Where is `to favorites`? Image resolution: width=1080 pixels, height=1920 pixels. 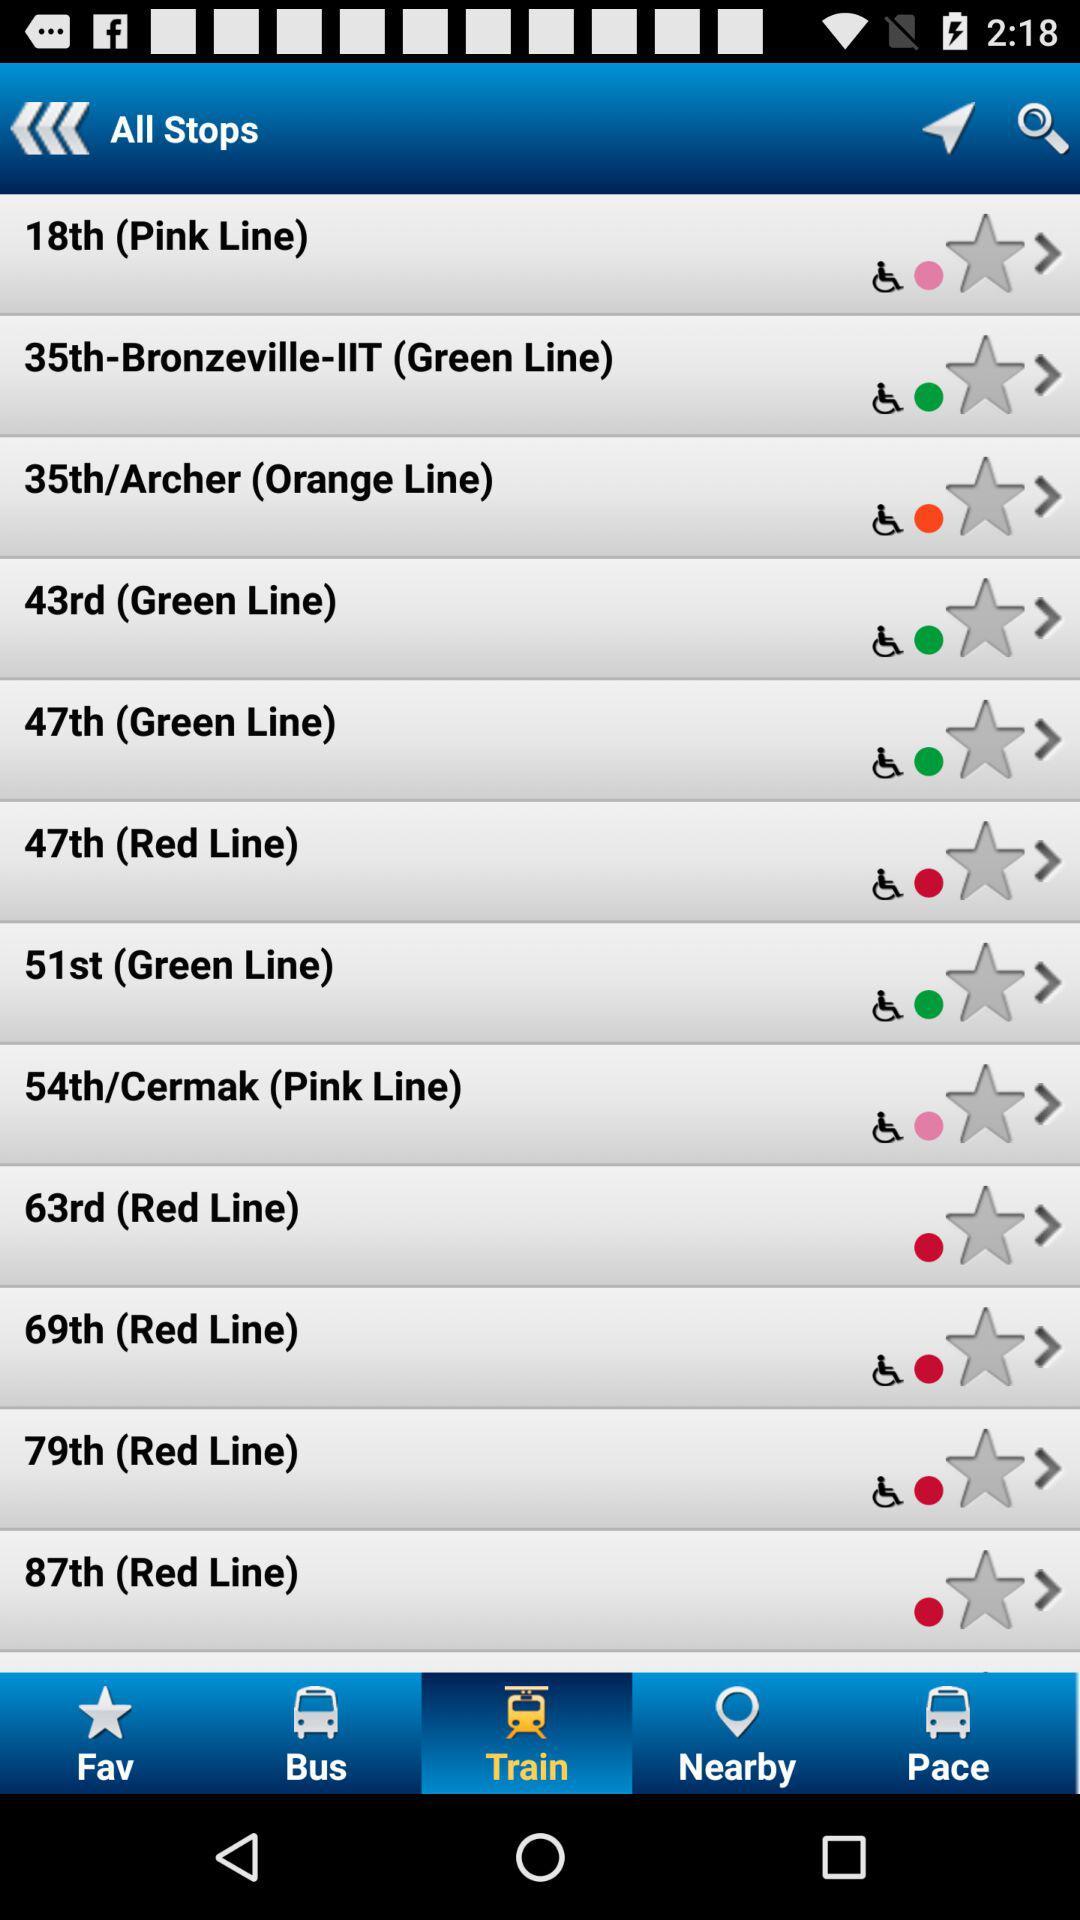 to favorites is located at coordinates (984, 1468).